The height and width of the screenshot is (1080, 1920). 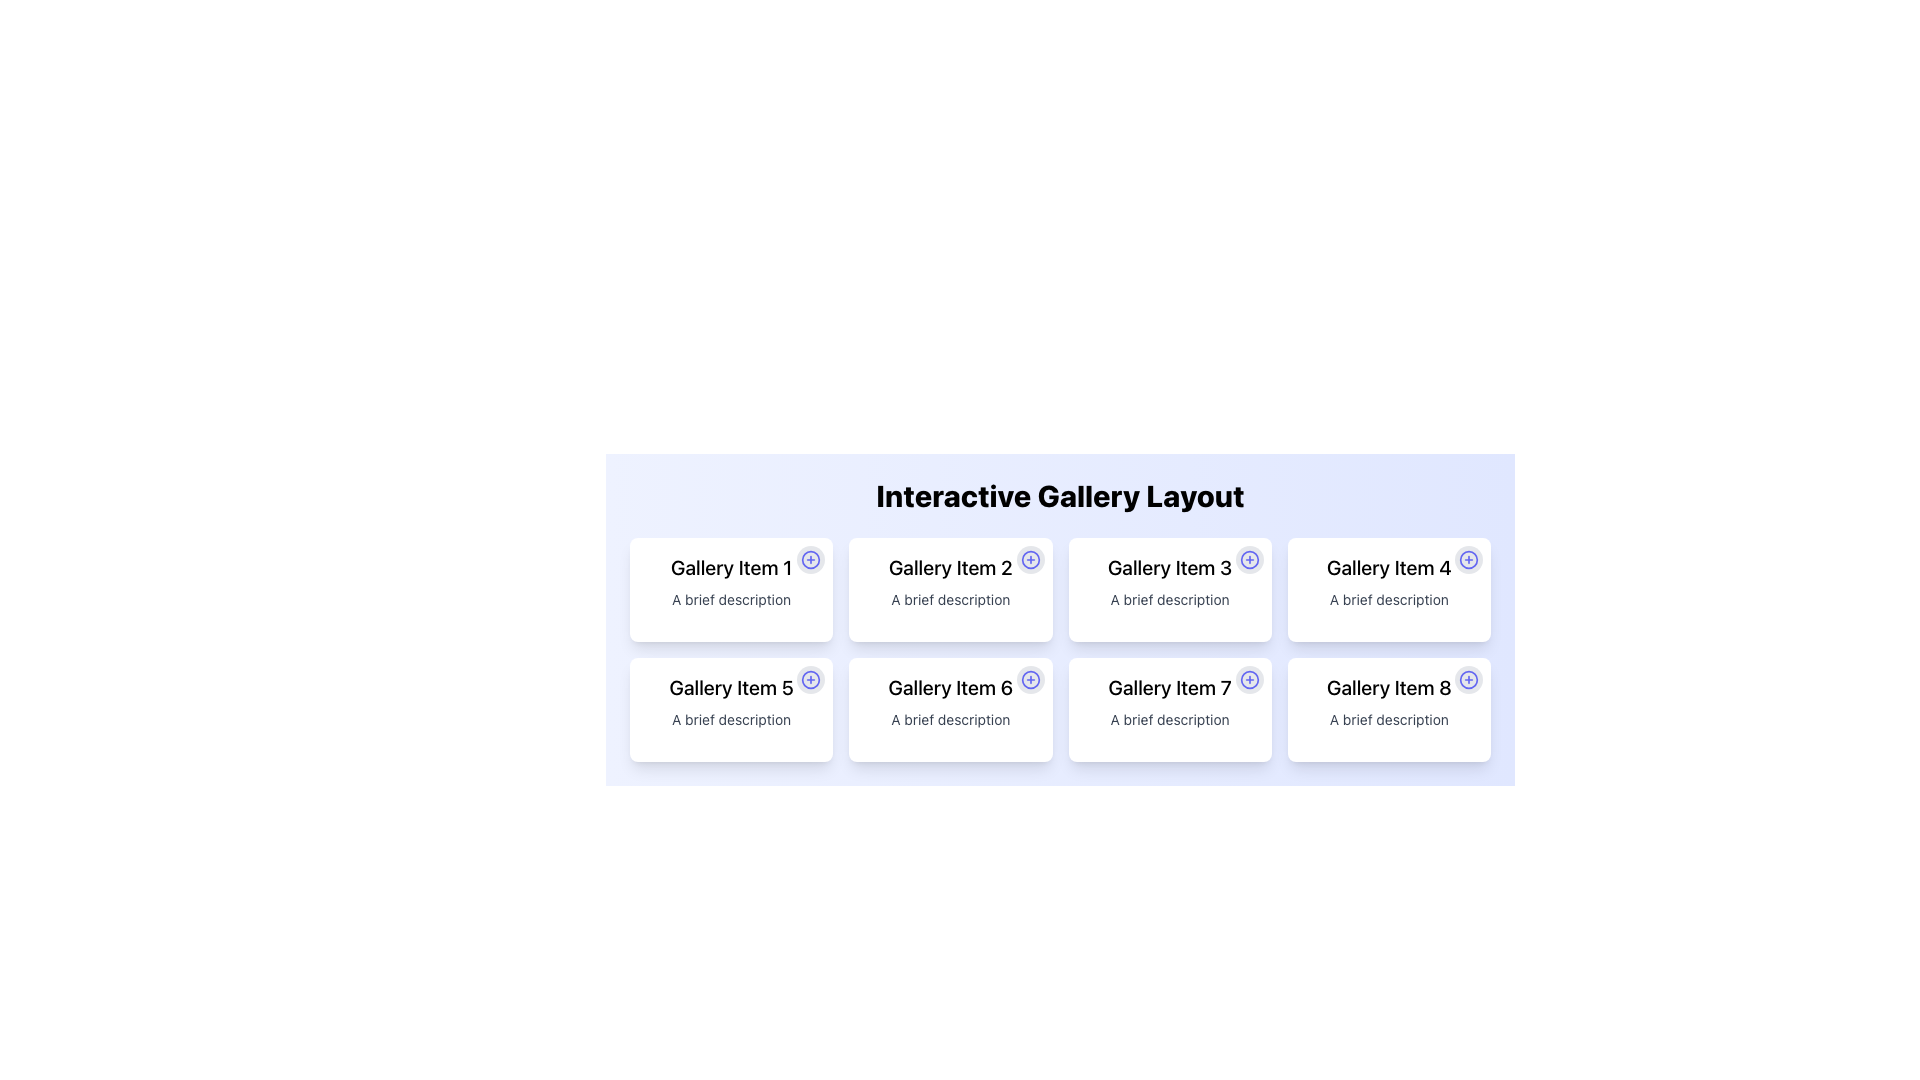 What do you see at coordinates (1248, 559) in the screenshot?
I see `the SVG Circle element with a stroke width of 2px, part of the 'circle plus' icon at the top right corner of the card labeled 'Gallery Item 3'` at bounding box center [1248, 559].